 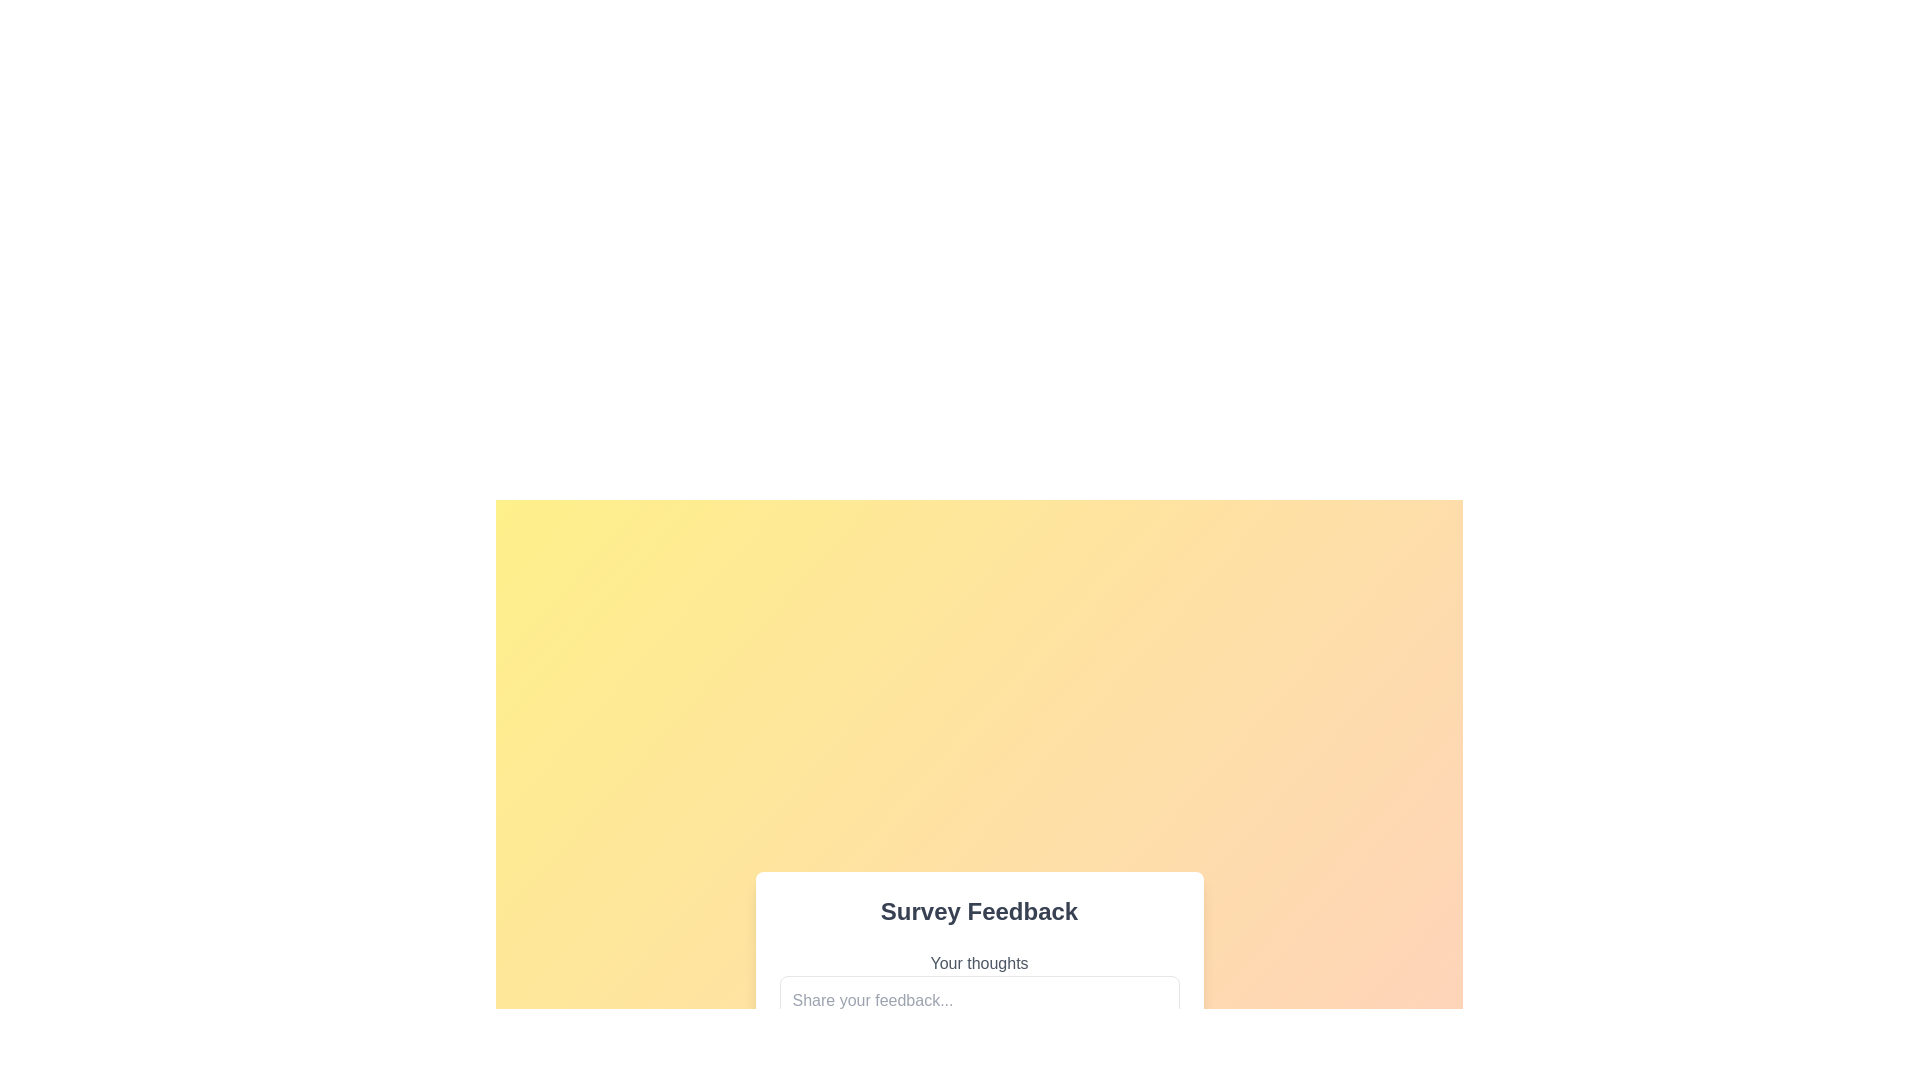 What do you see at coordinates (979, 963) in the screenshot?
I see `the label element that describes the purpose of the input field for user feedback, located above the 'Share your feedback...' input field in the 'Survey Feedback' form` at bounding box center [979, 963].